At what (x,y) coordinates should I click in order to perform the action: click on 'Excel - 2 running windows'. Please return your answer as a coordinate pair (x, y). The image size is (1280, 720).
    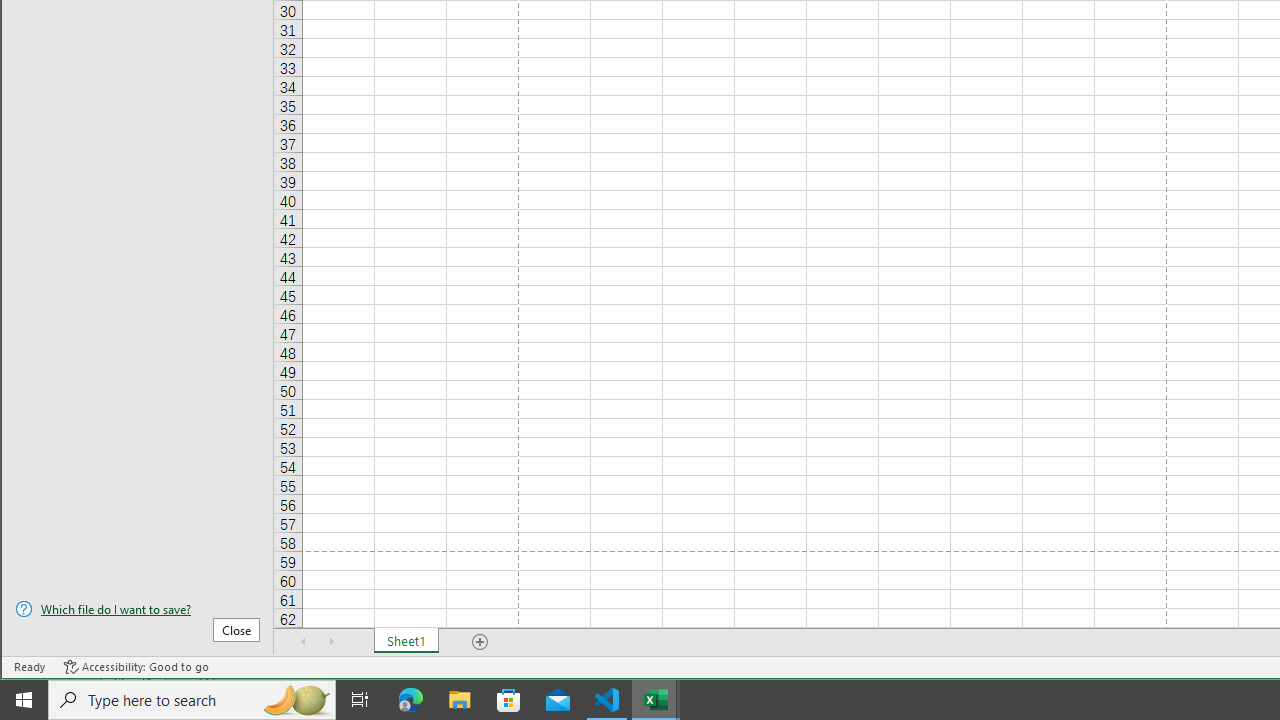
    Looking at the image, I should click on (656, 698).